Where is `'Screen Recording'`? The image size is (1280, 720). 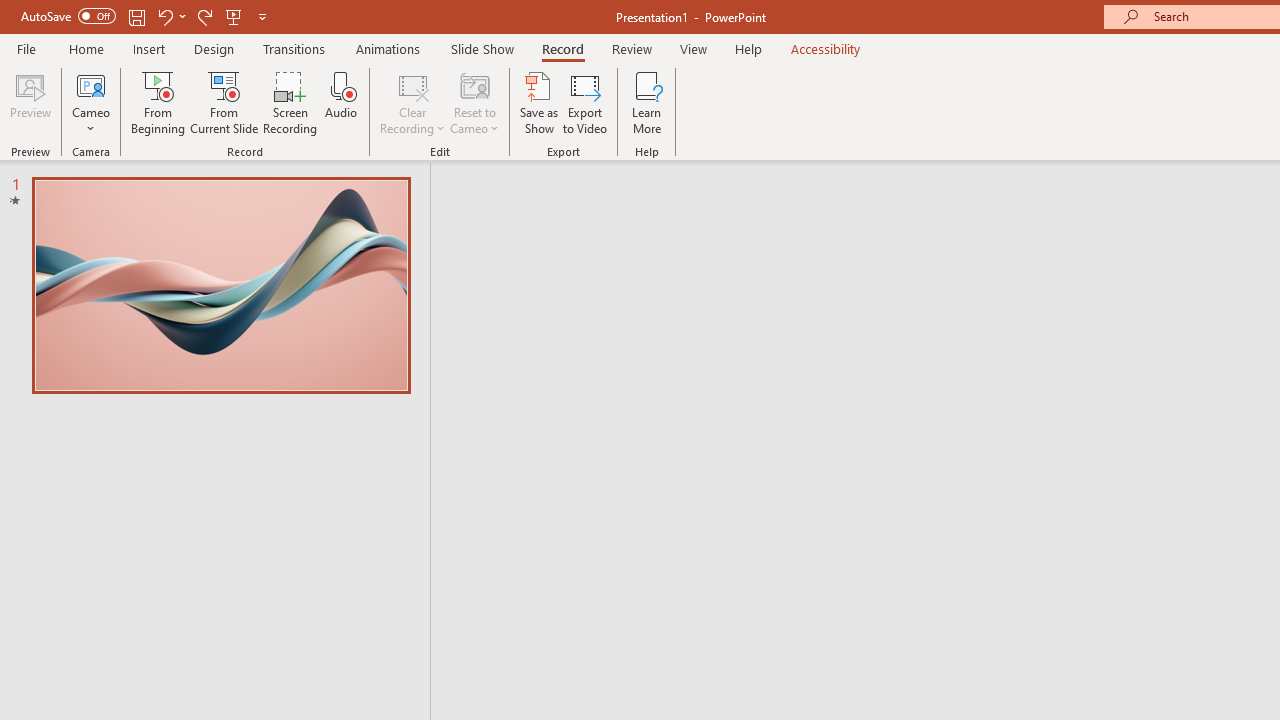
'Screen Recording' is located at coordinates (289, 103).